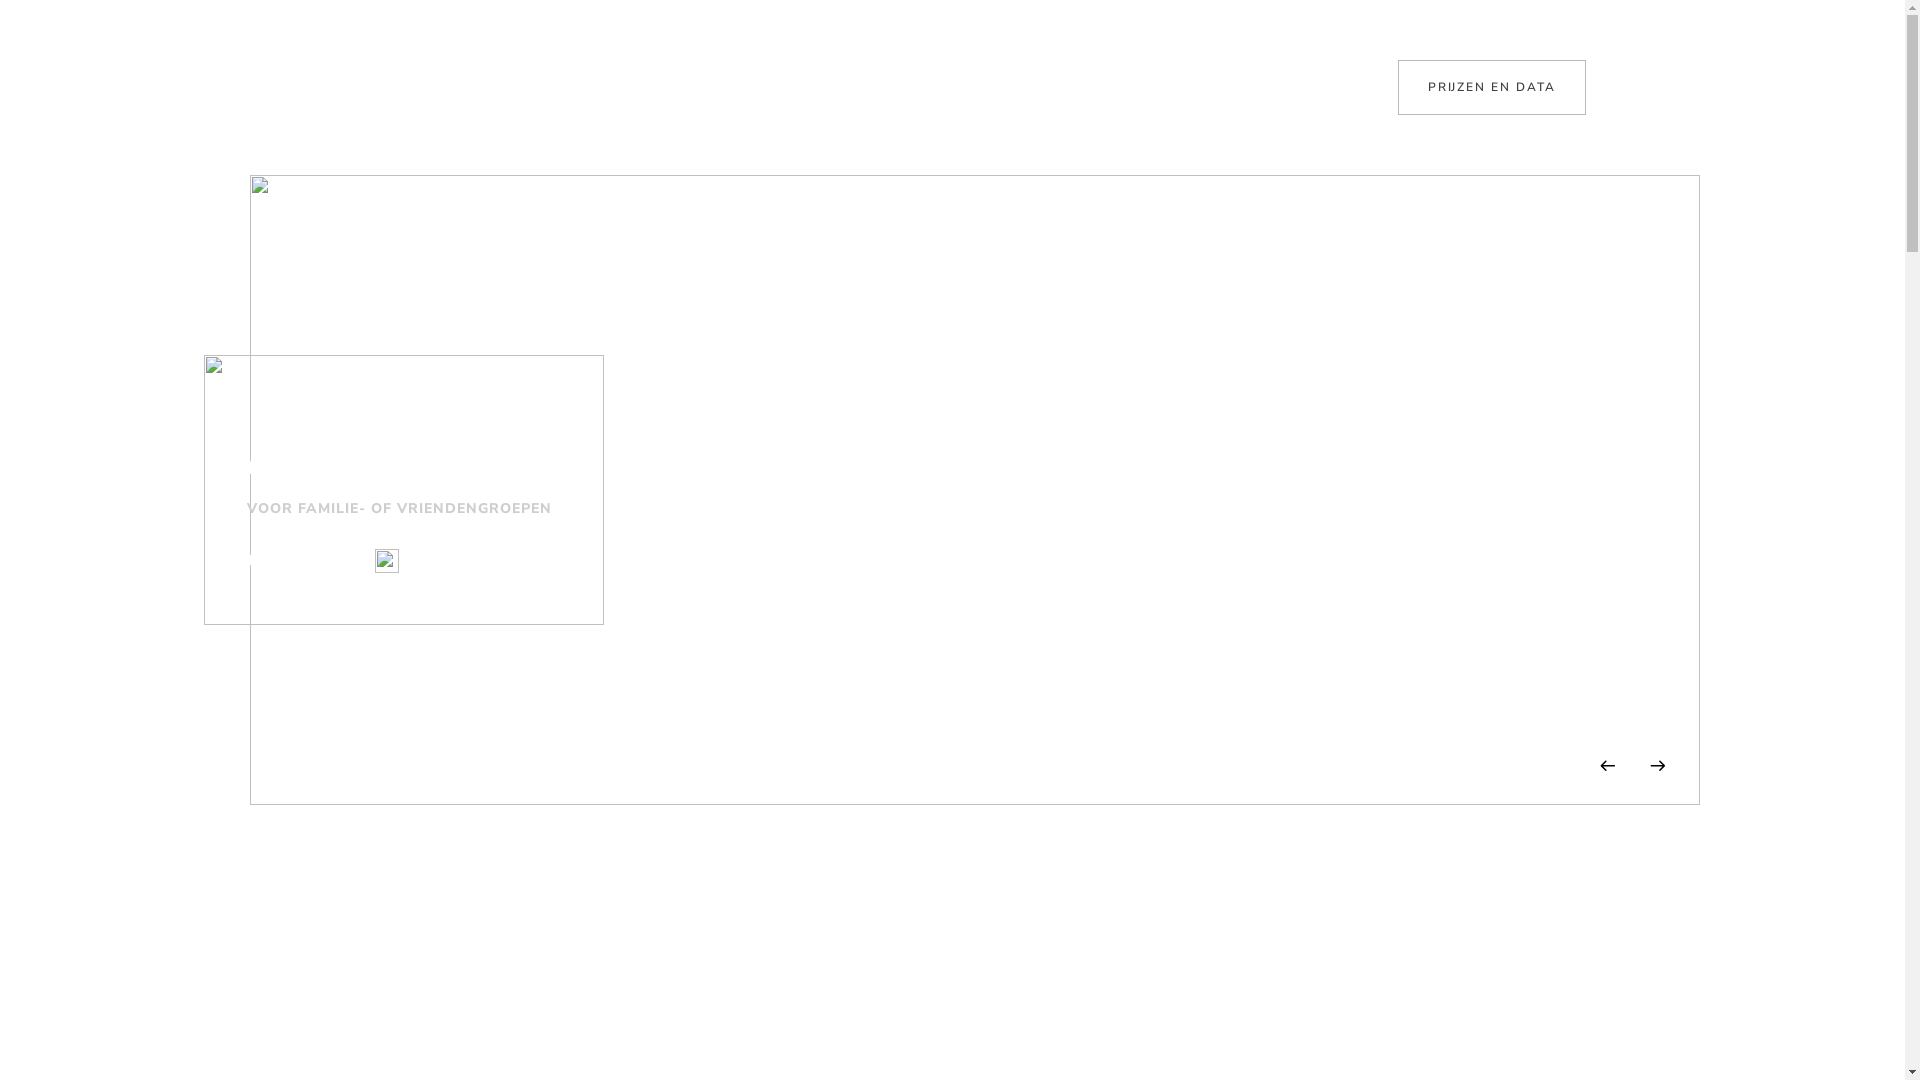  Describe the element at coordinates (306, 560) in the screenshot. I see `'RESERVEER NU'` at that location.